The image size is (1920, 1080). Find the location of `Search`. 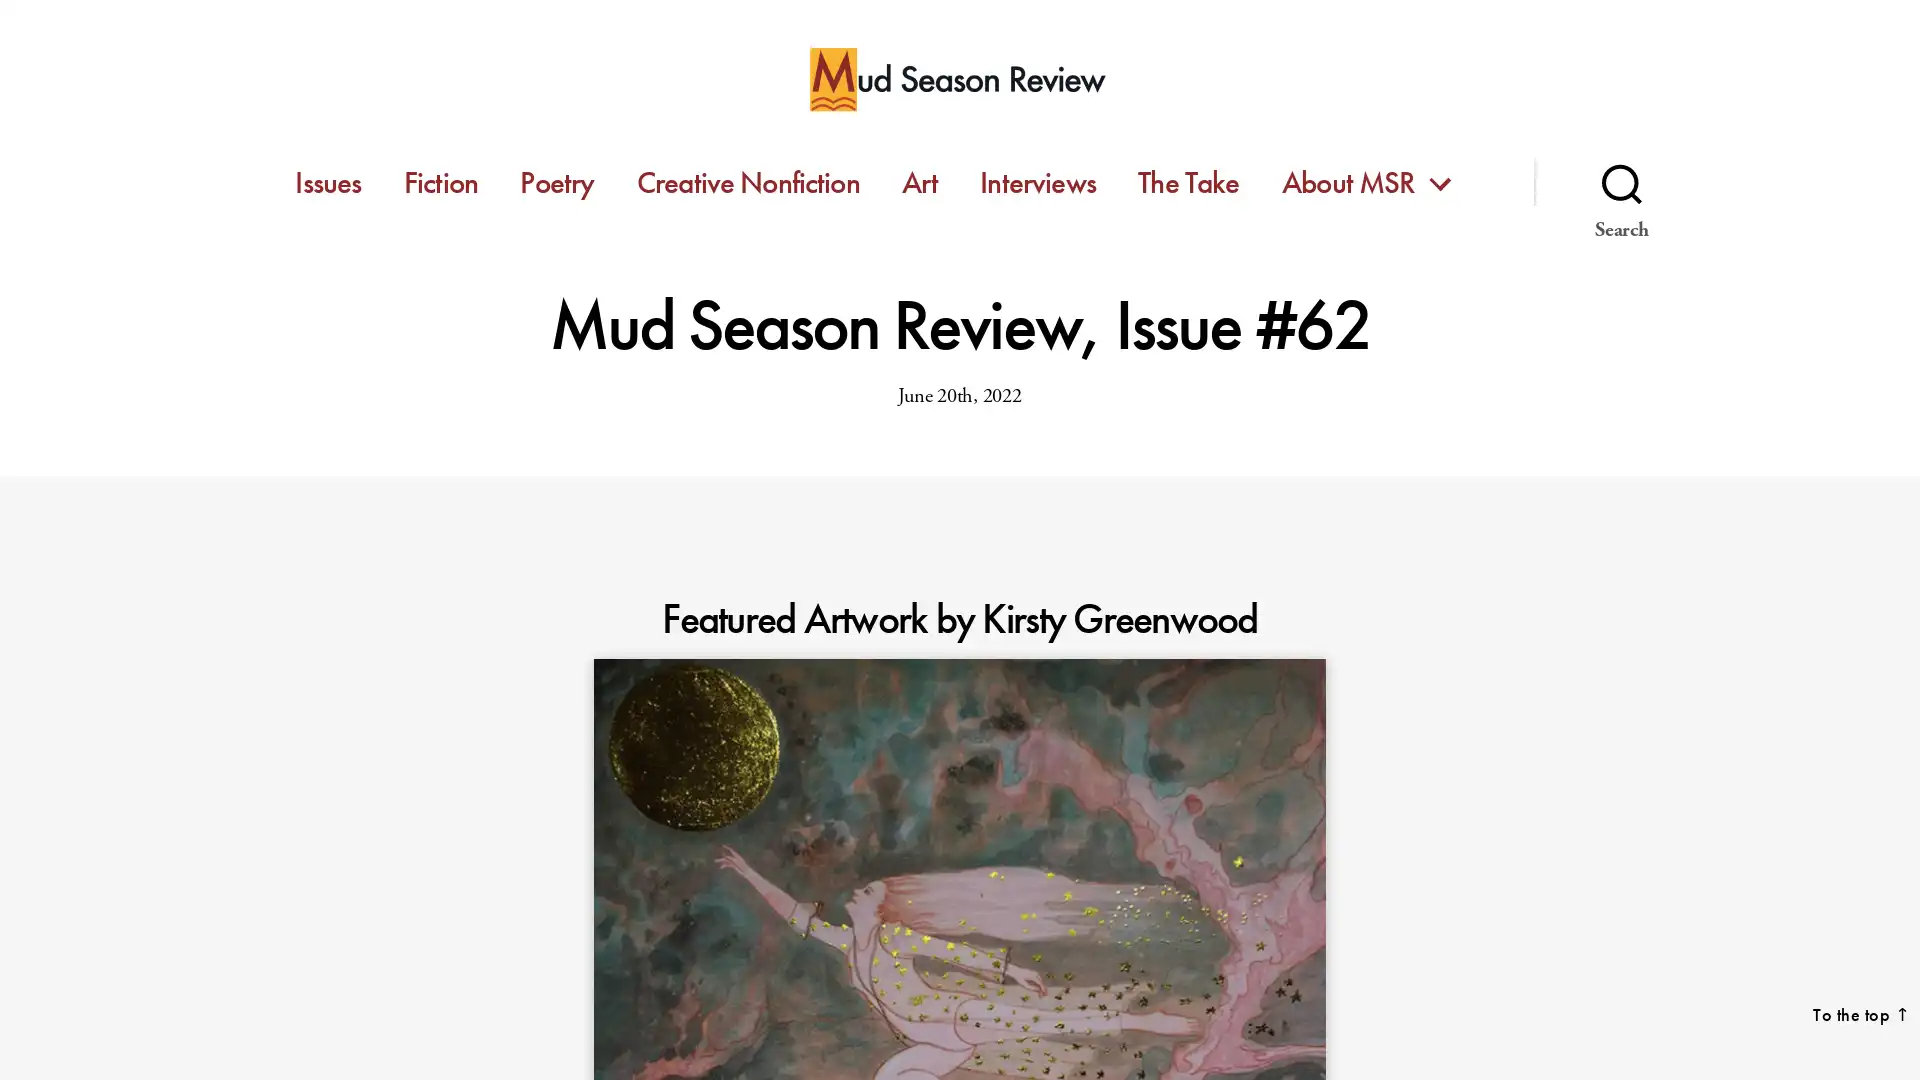

Search is located at coordinates (1621, 182).